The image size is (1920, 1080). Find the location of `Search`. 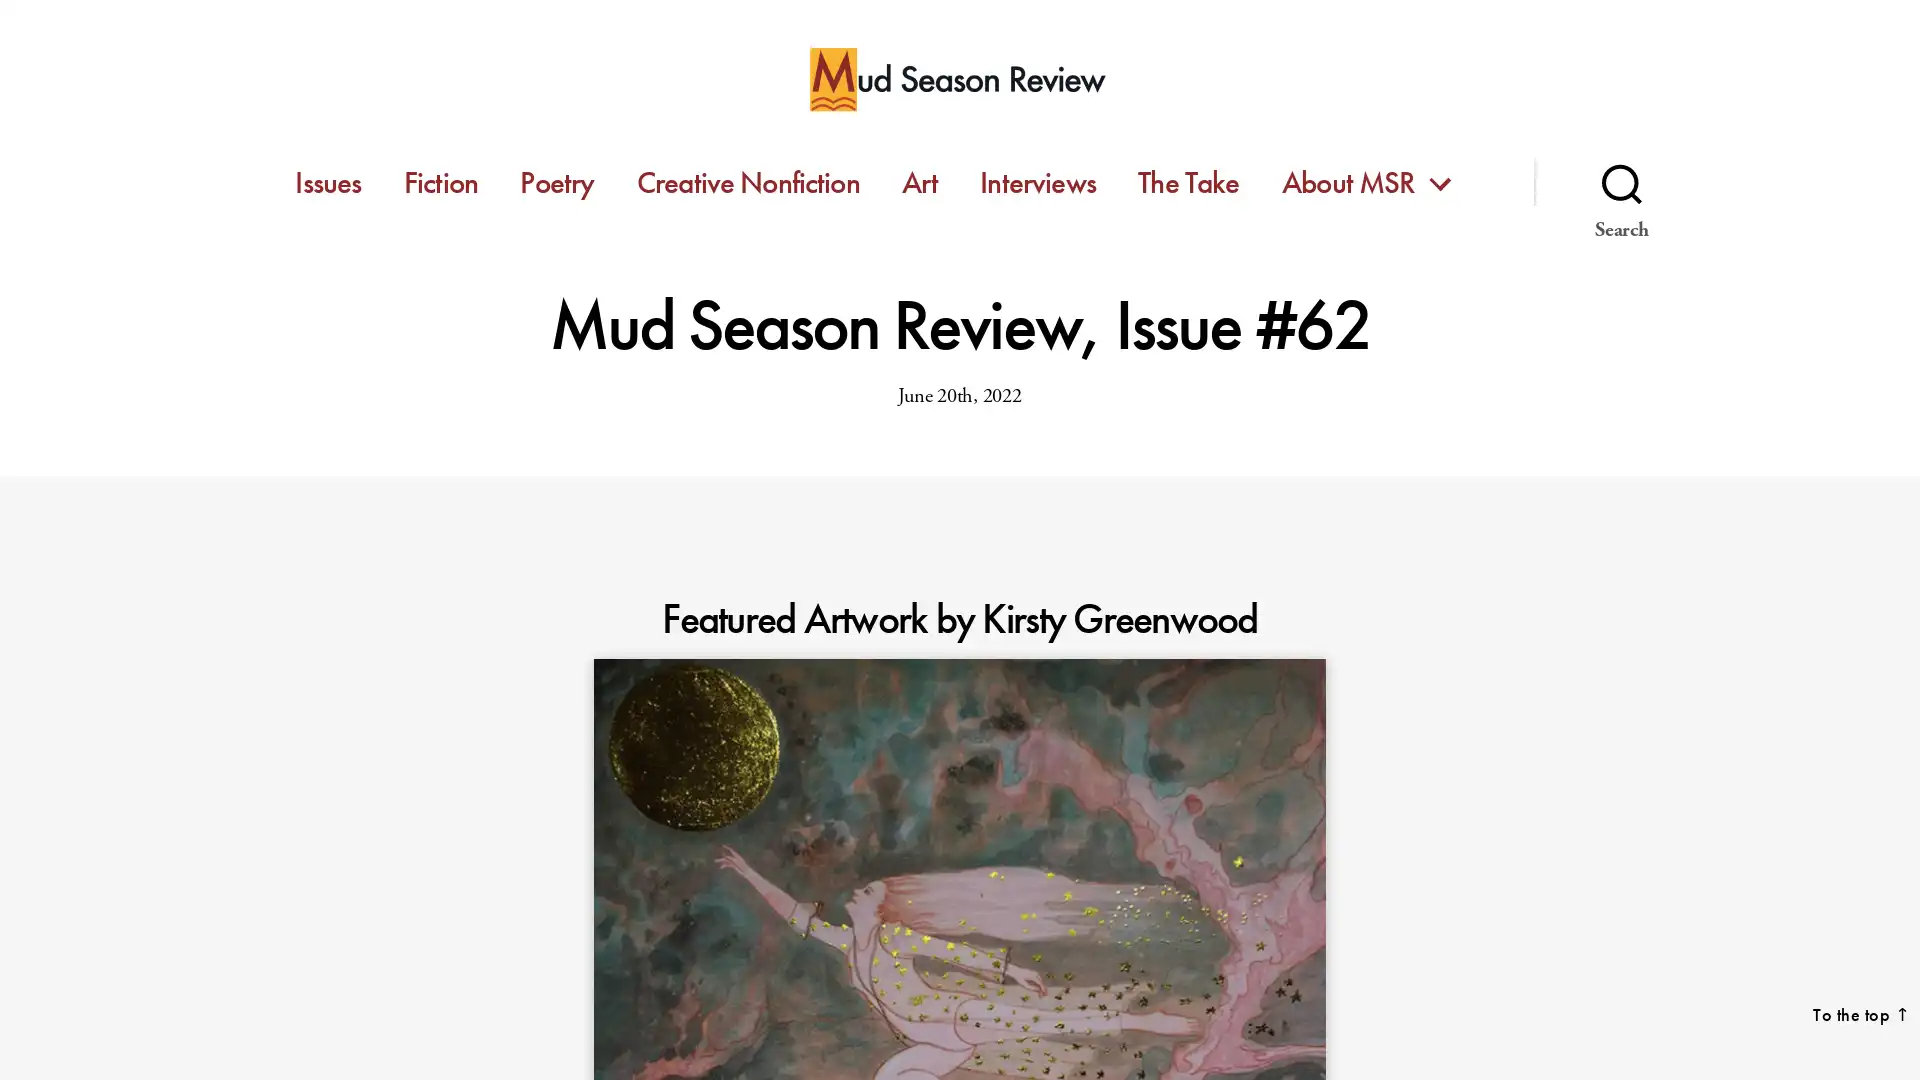

Search is located at coordinates (1621, 182).